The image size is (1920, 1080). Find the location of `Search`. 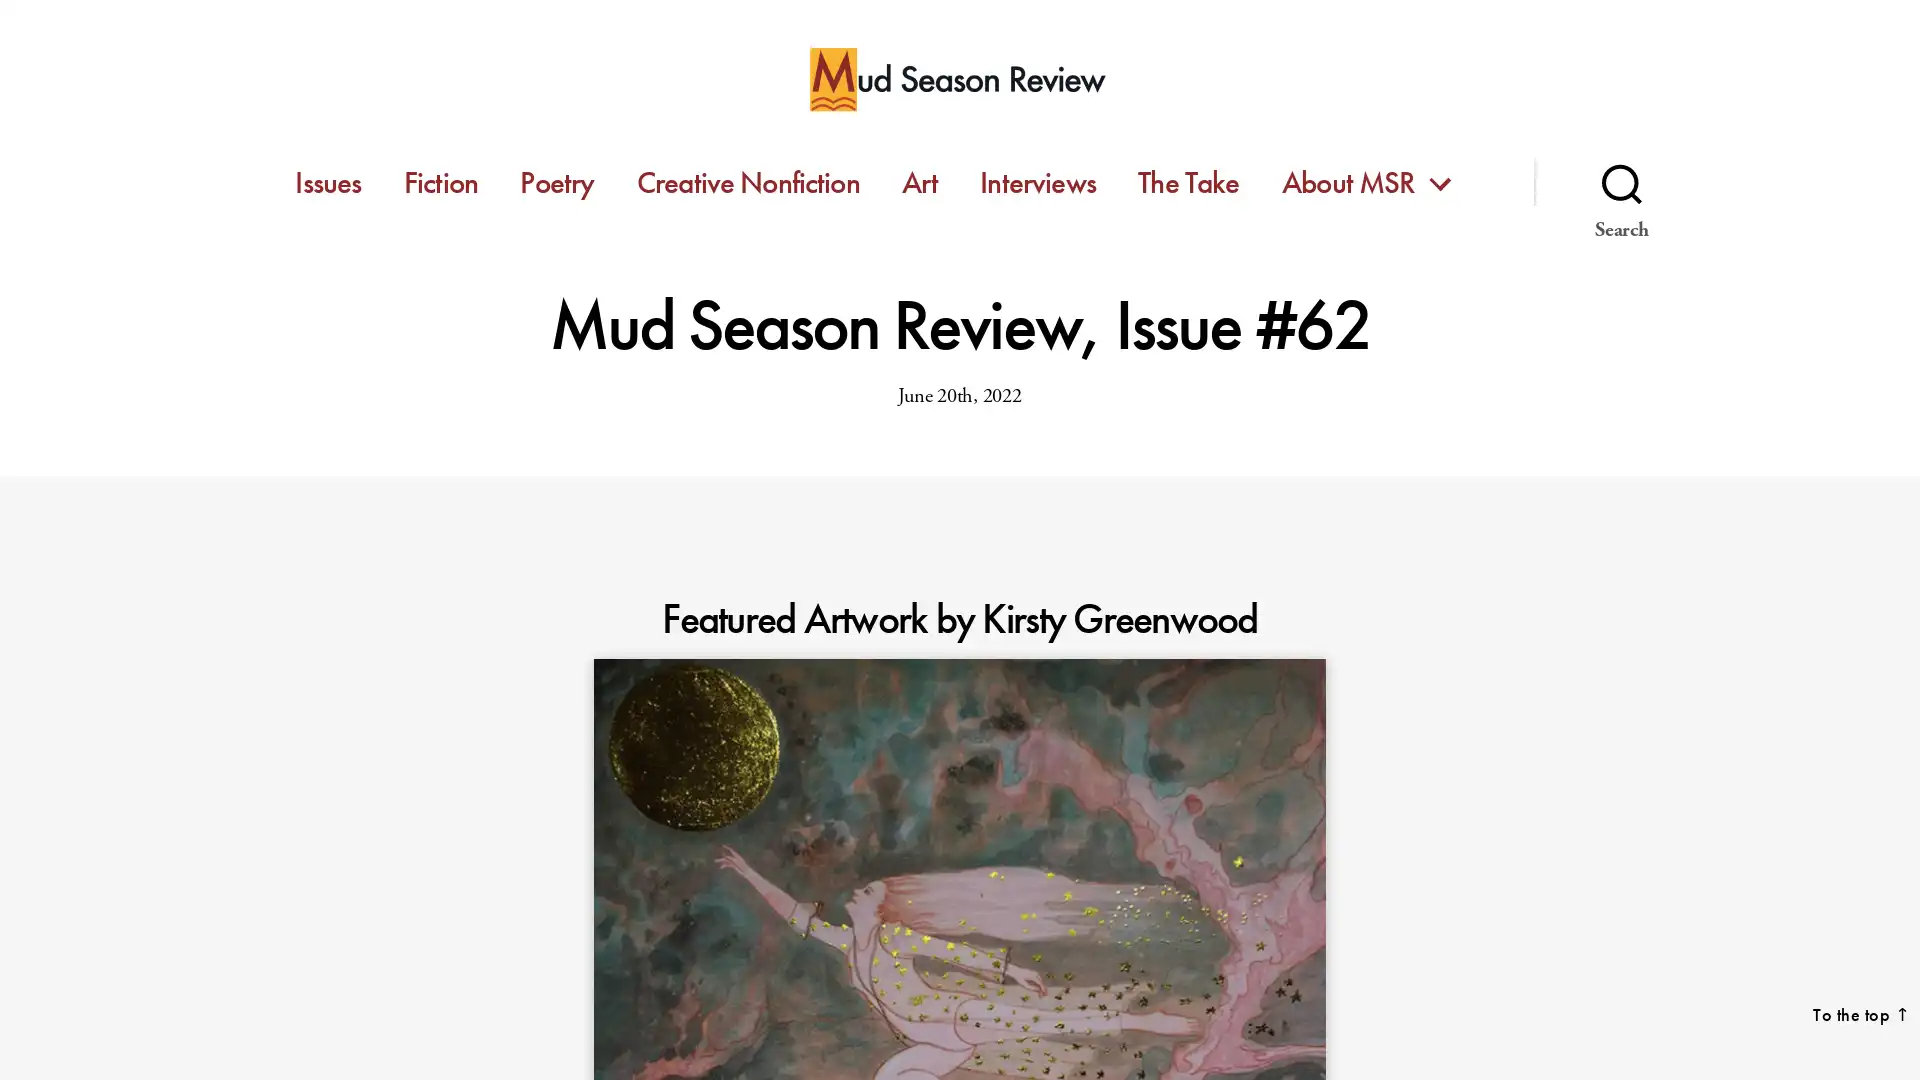

Search is located at coordinates (1621, 182).